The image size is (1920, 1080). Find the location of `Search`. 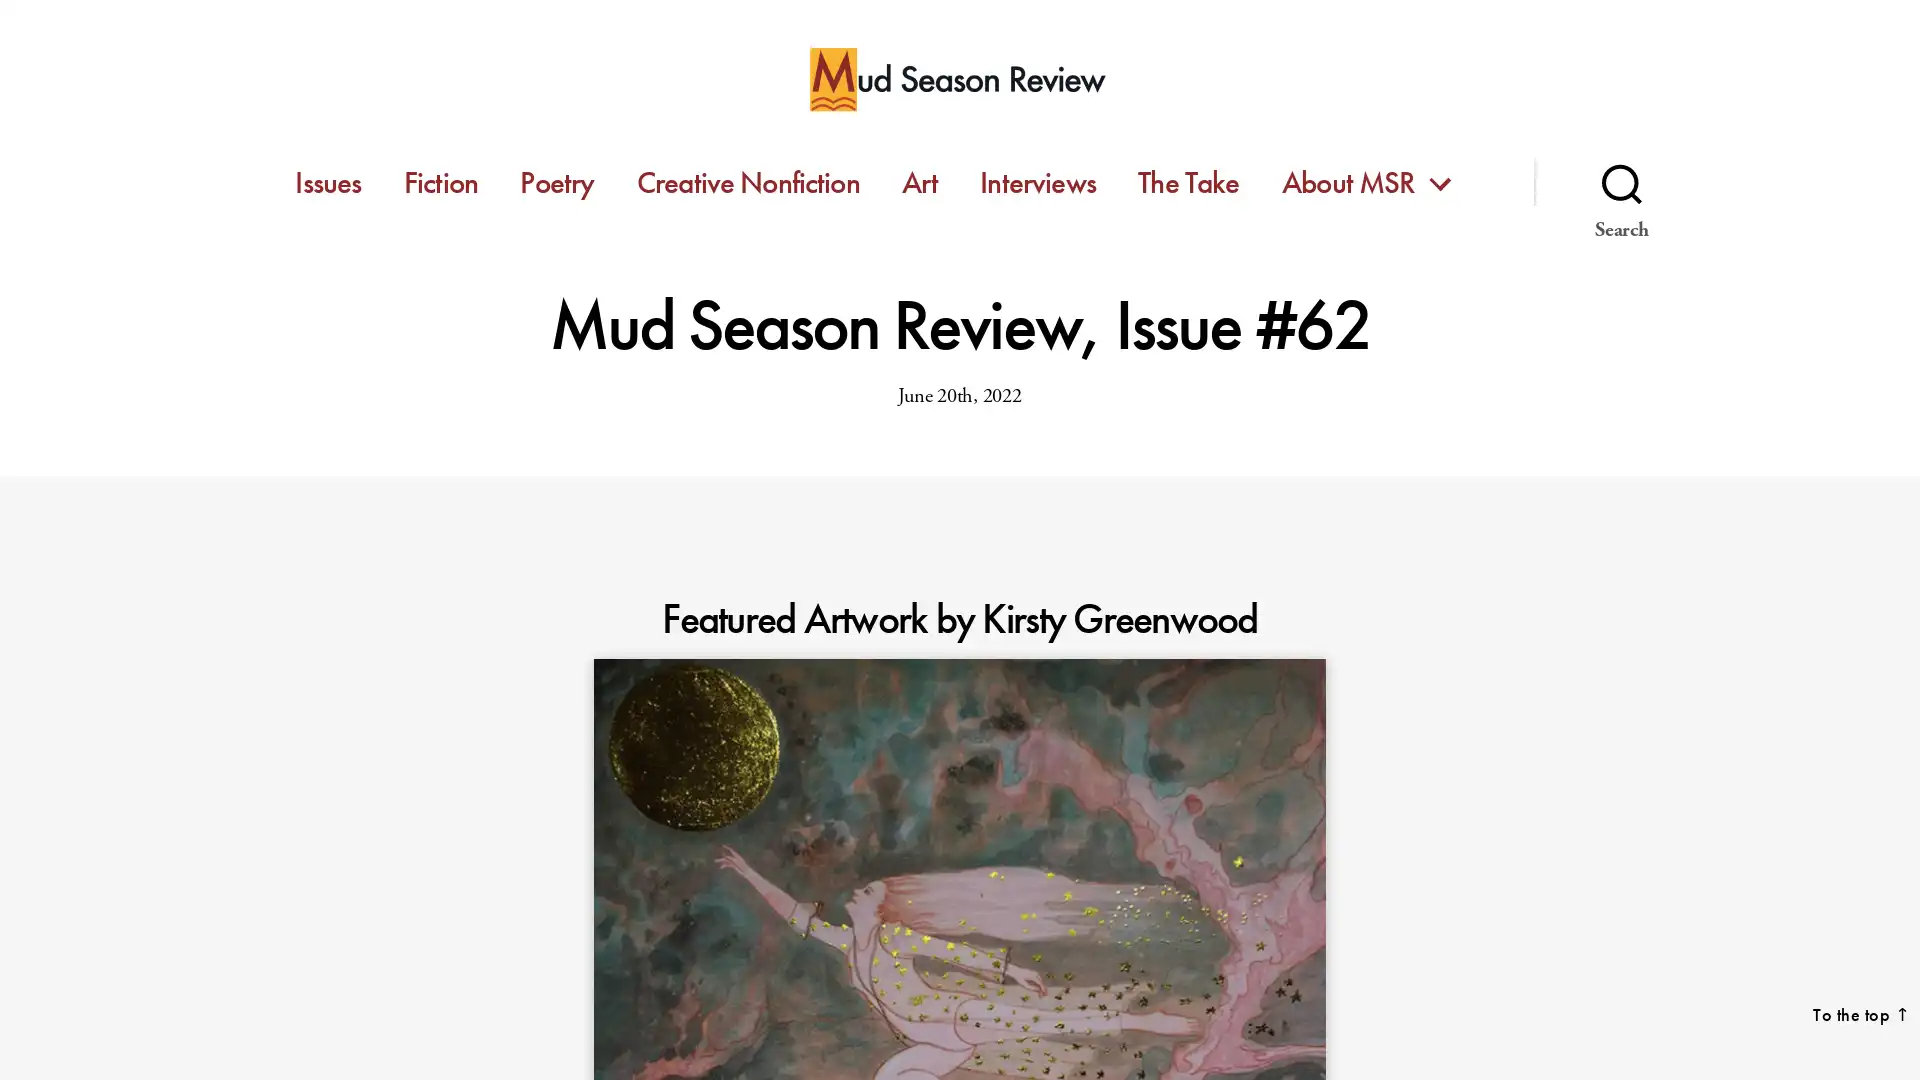

Search is located at coordinates (1621, 182).